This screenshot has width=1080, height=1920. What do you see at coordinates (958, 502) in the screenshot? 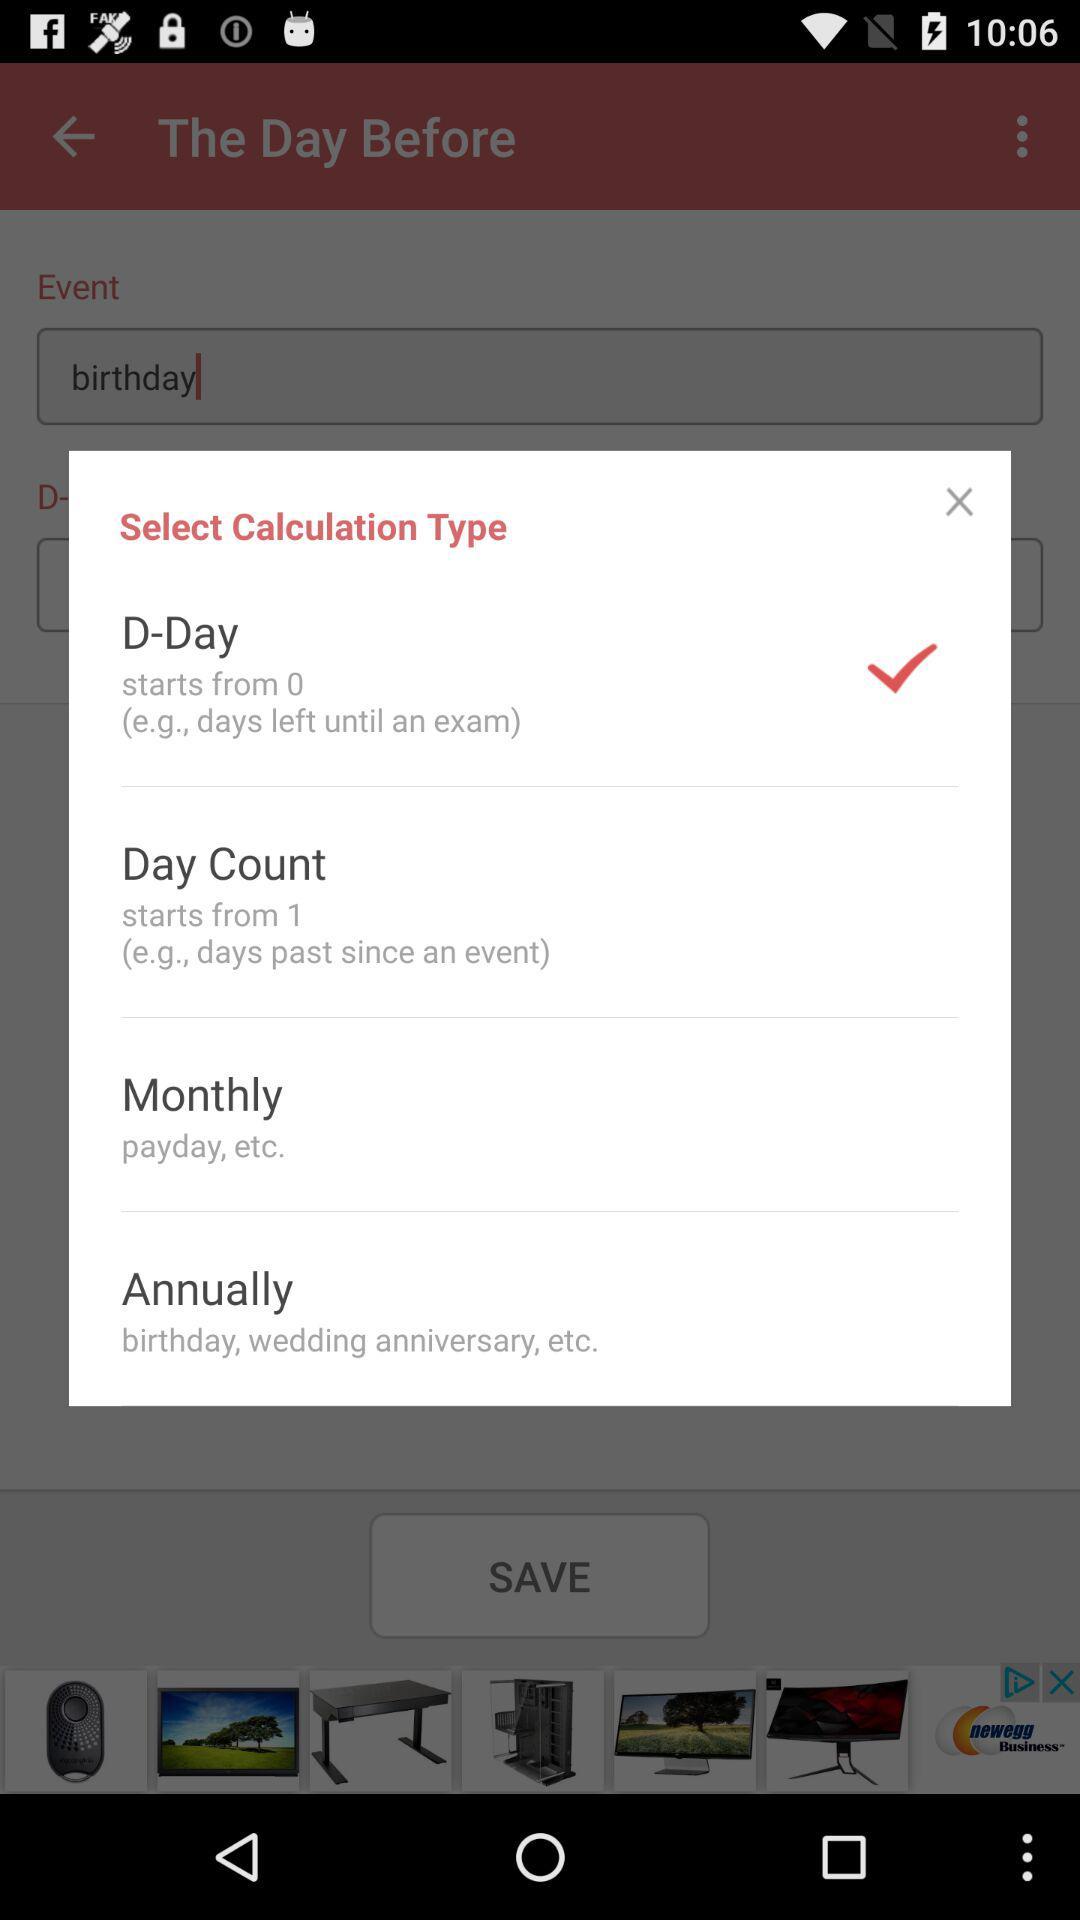
I see `window` at bounding box center [958, 502].